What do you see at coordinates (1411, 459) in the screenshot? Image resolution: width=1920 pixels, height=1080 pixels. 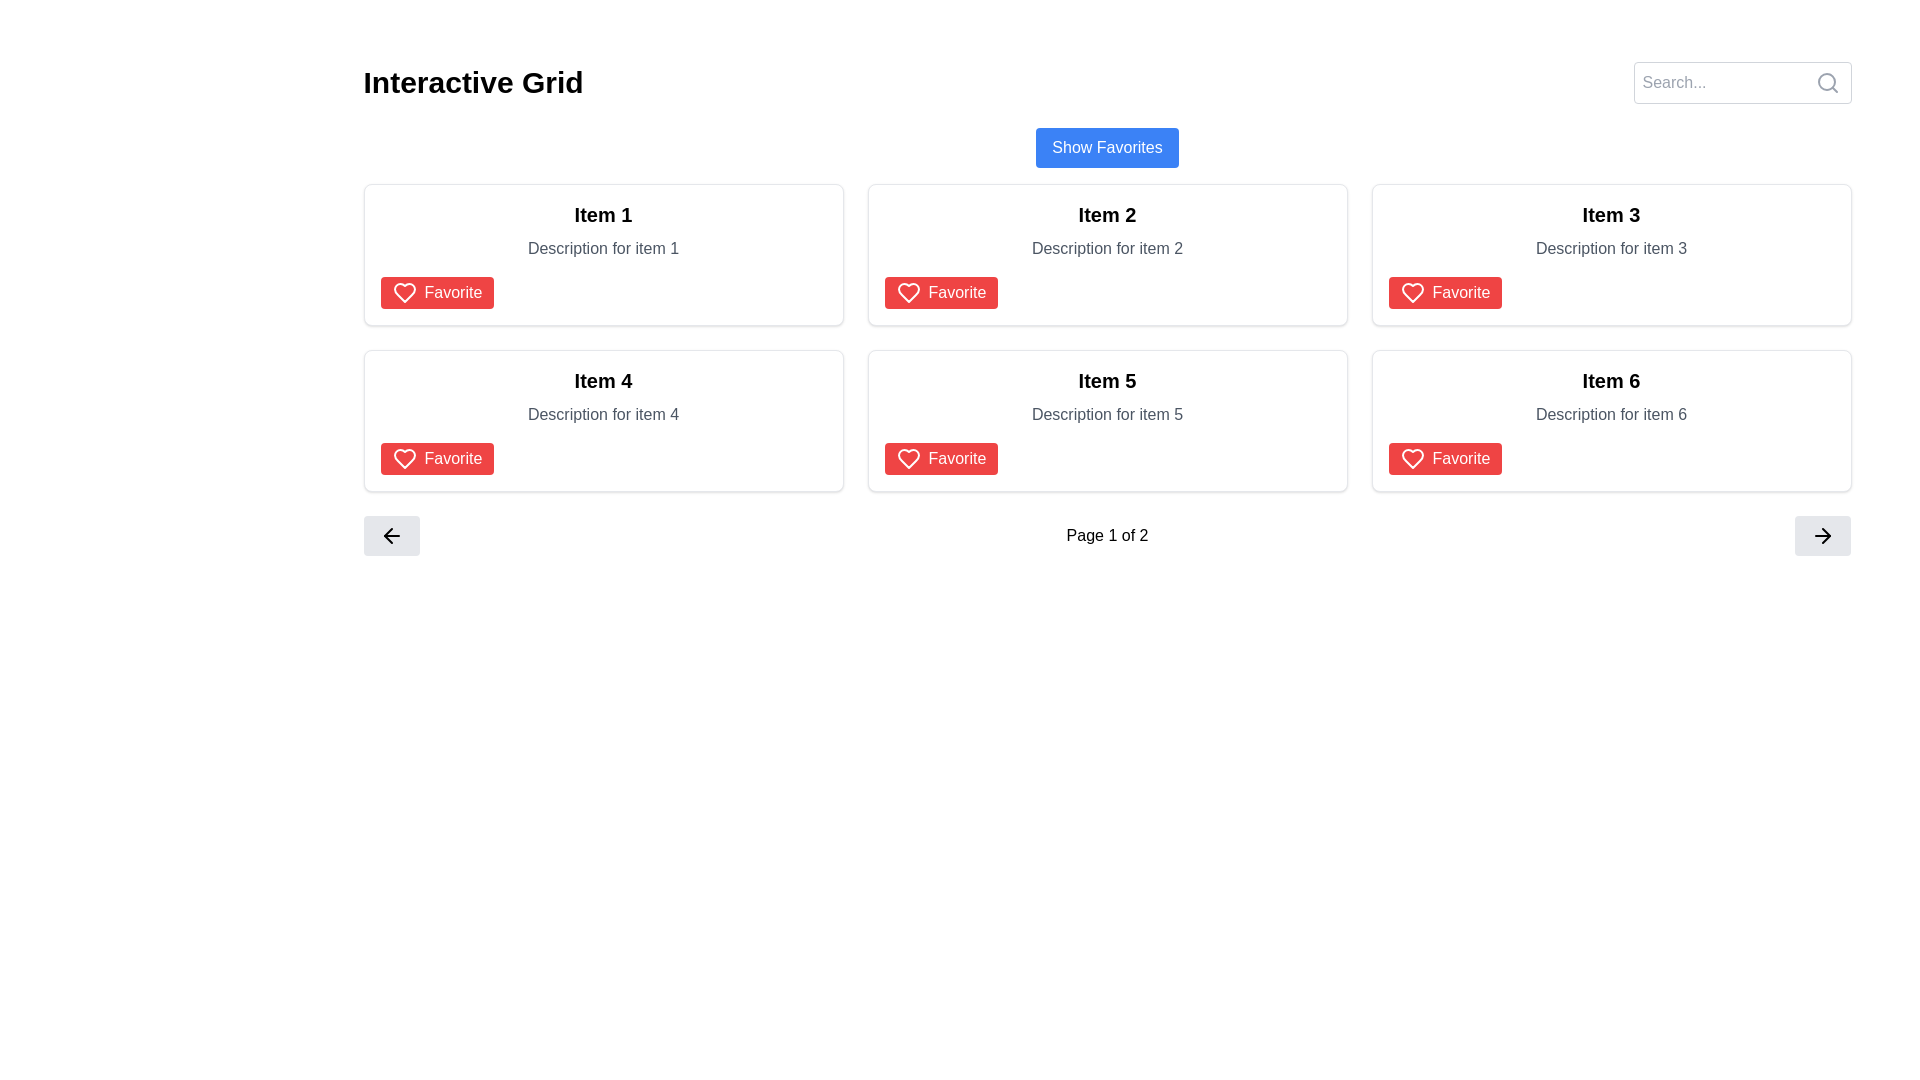 I see `the heart-shaped icon filled with red color located in the card for 'Item 6' in the second row of the grid layout, near the label 'Favorite.'` at bounding box center [1411, 459].